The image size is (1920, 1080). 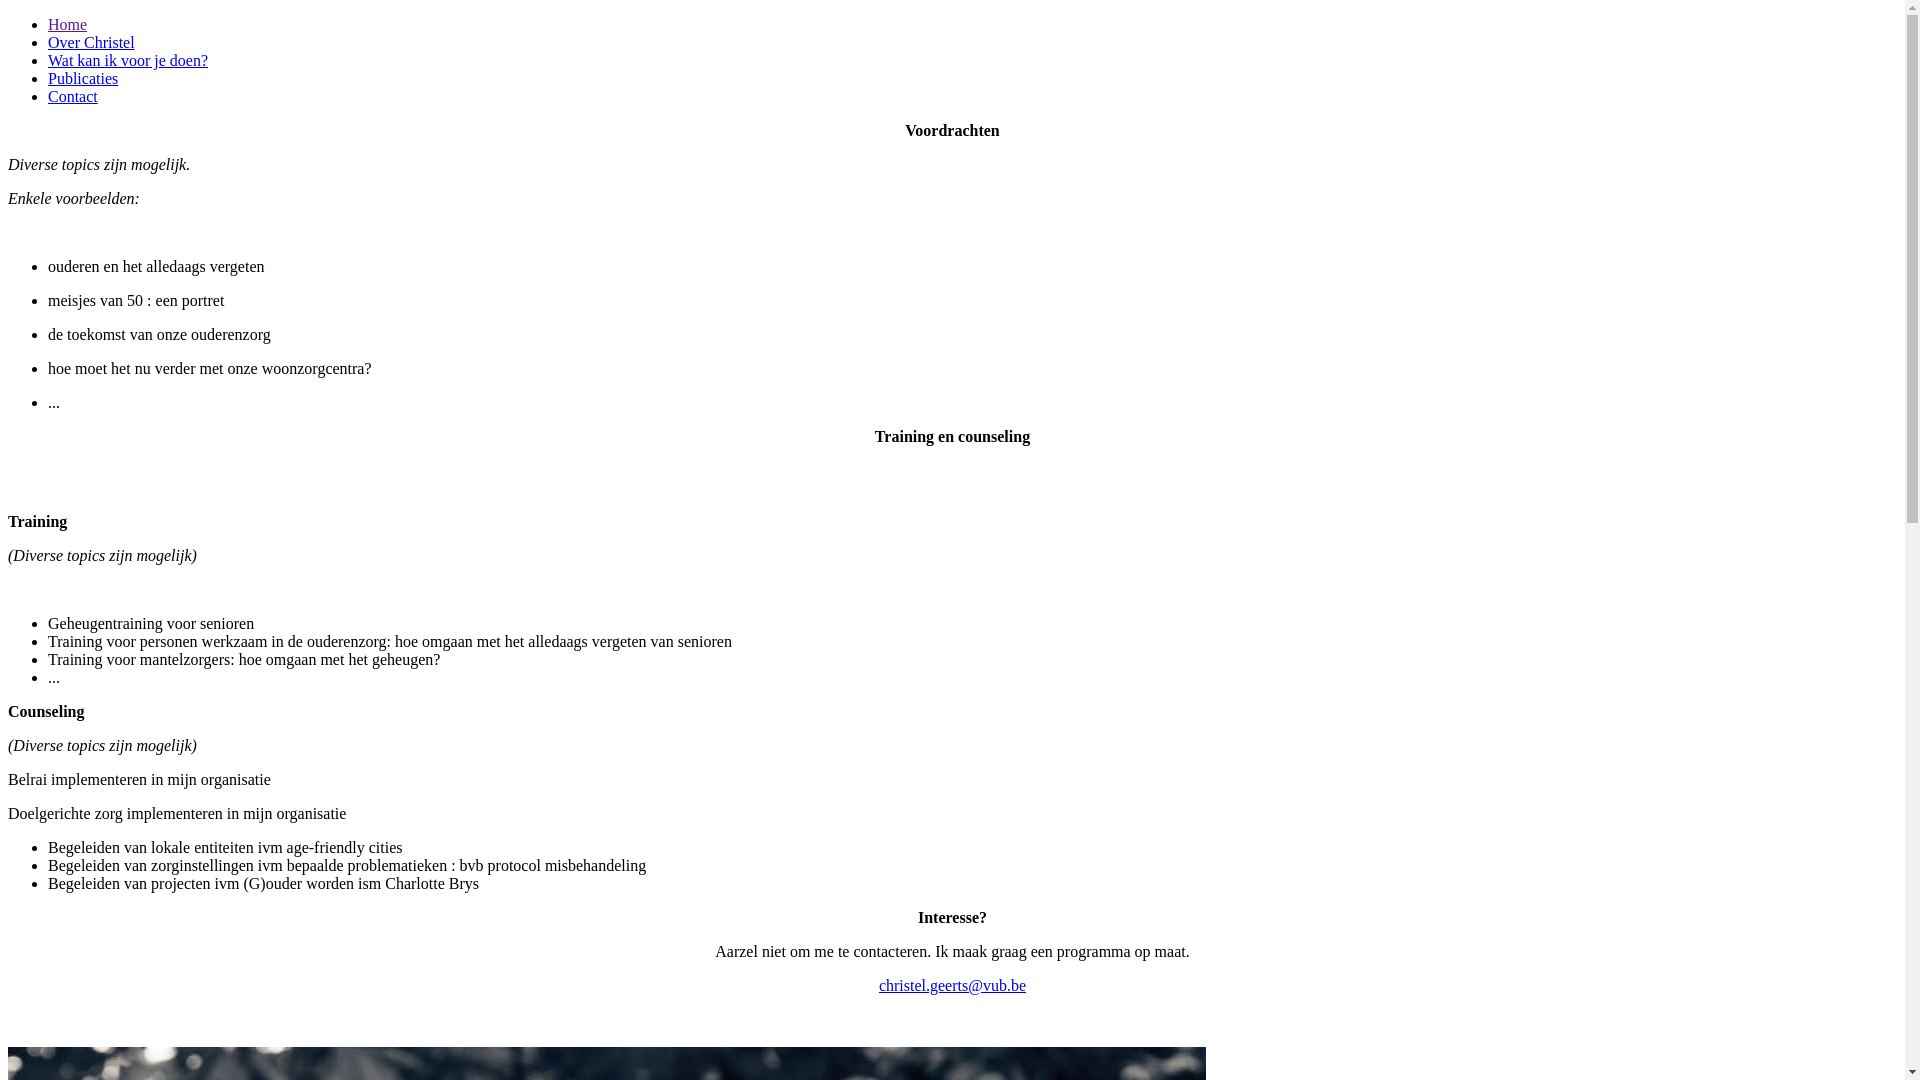 What do you see at coordinates (81, 77) in the screenshot?
I see `'Publicaties'` at bounding box center [81, 77].